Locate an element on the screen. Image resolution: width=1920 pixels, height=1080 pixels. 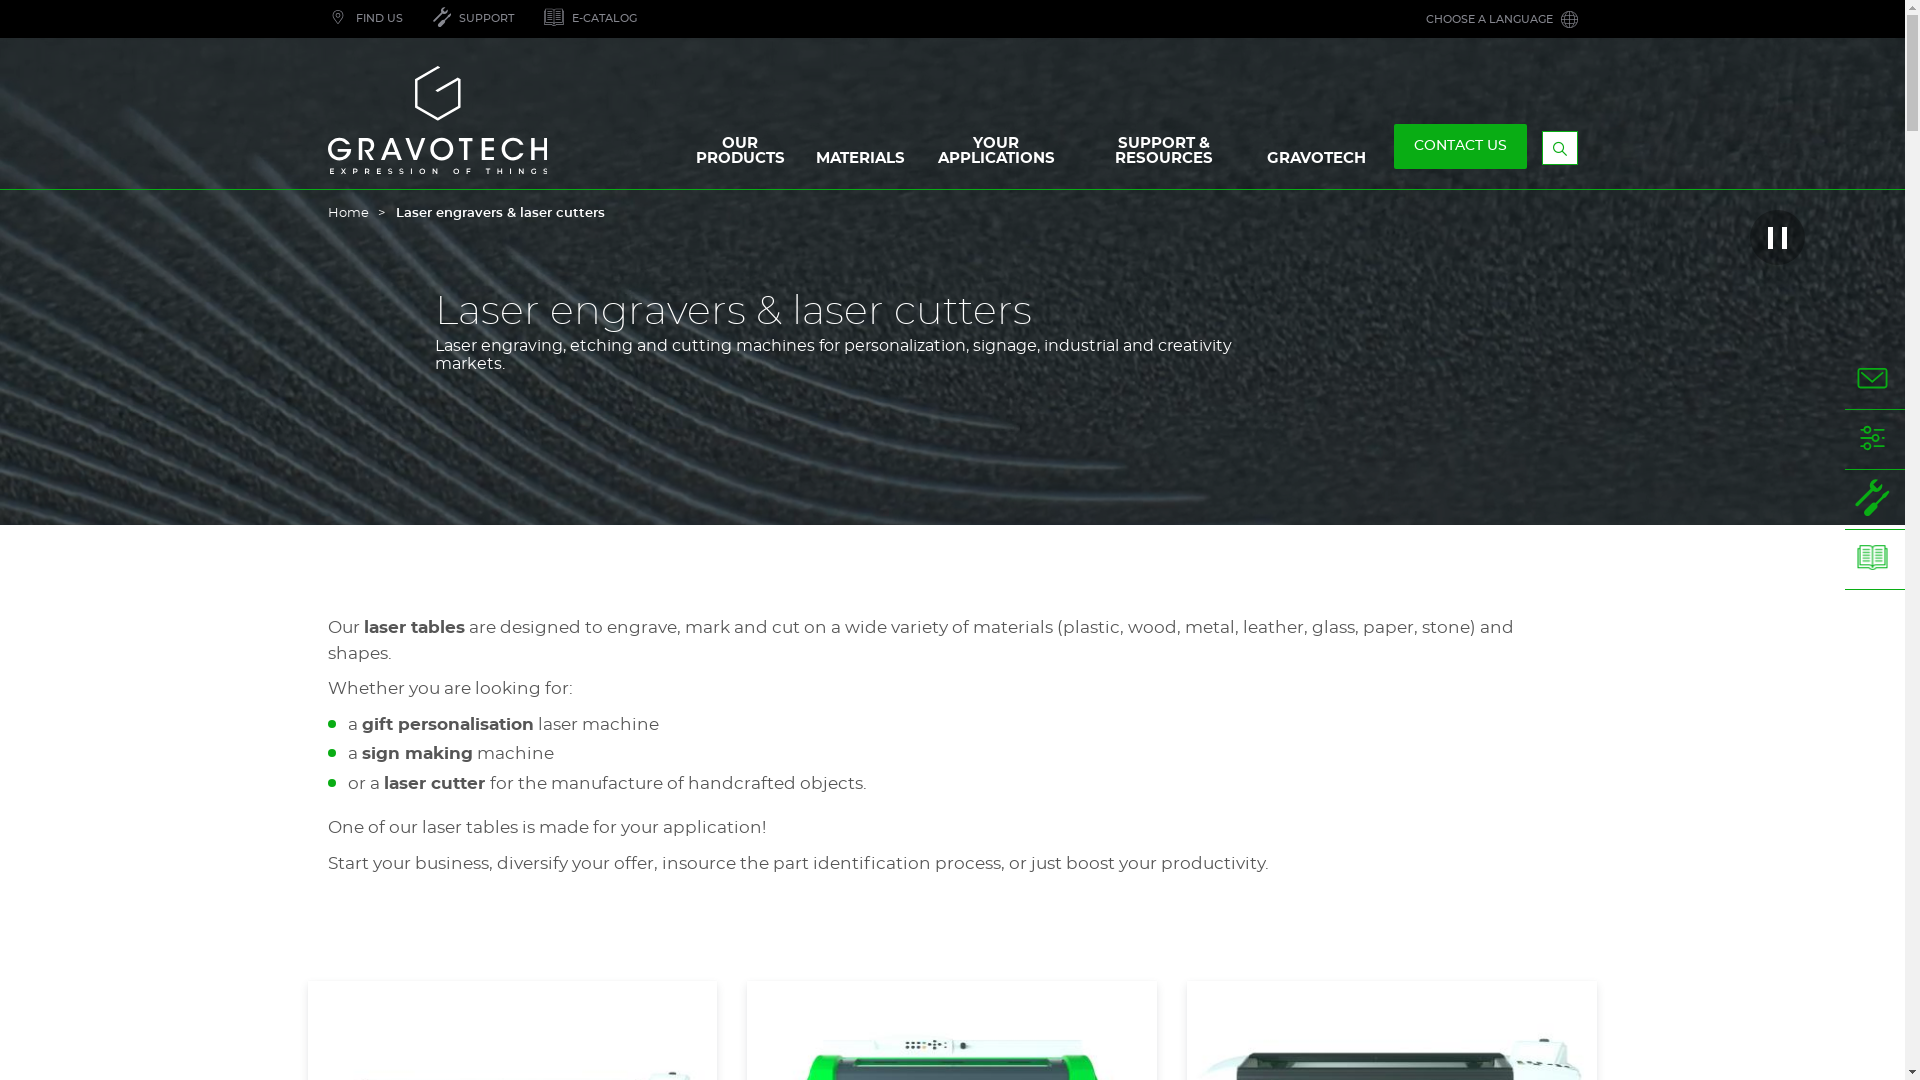
'OUR PRODUCTS' is located at coordinates (738, 154).